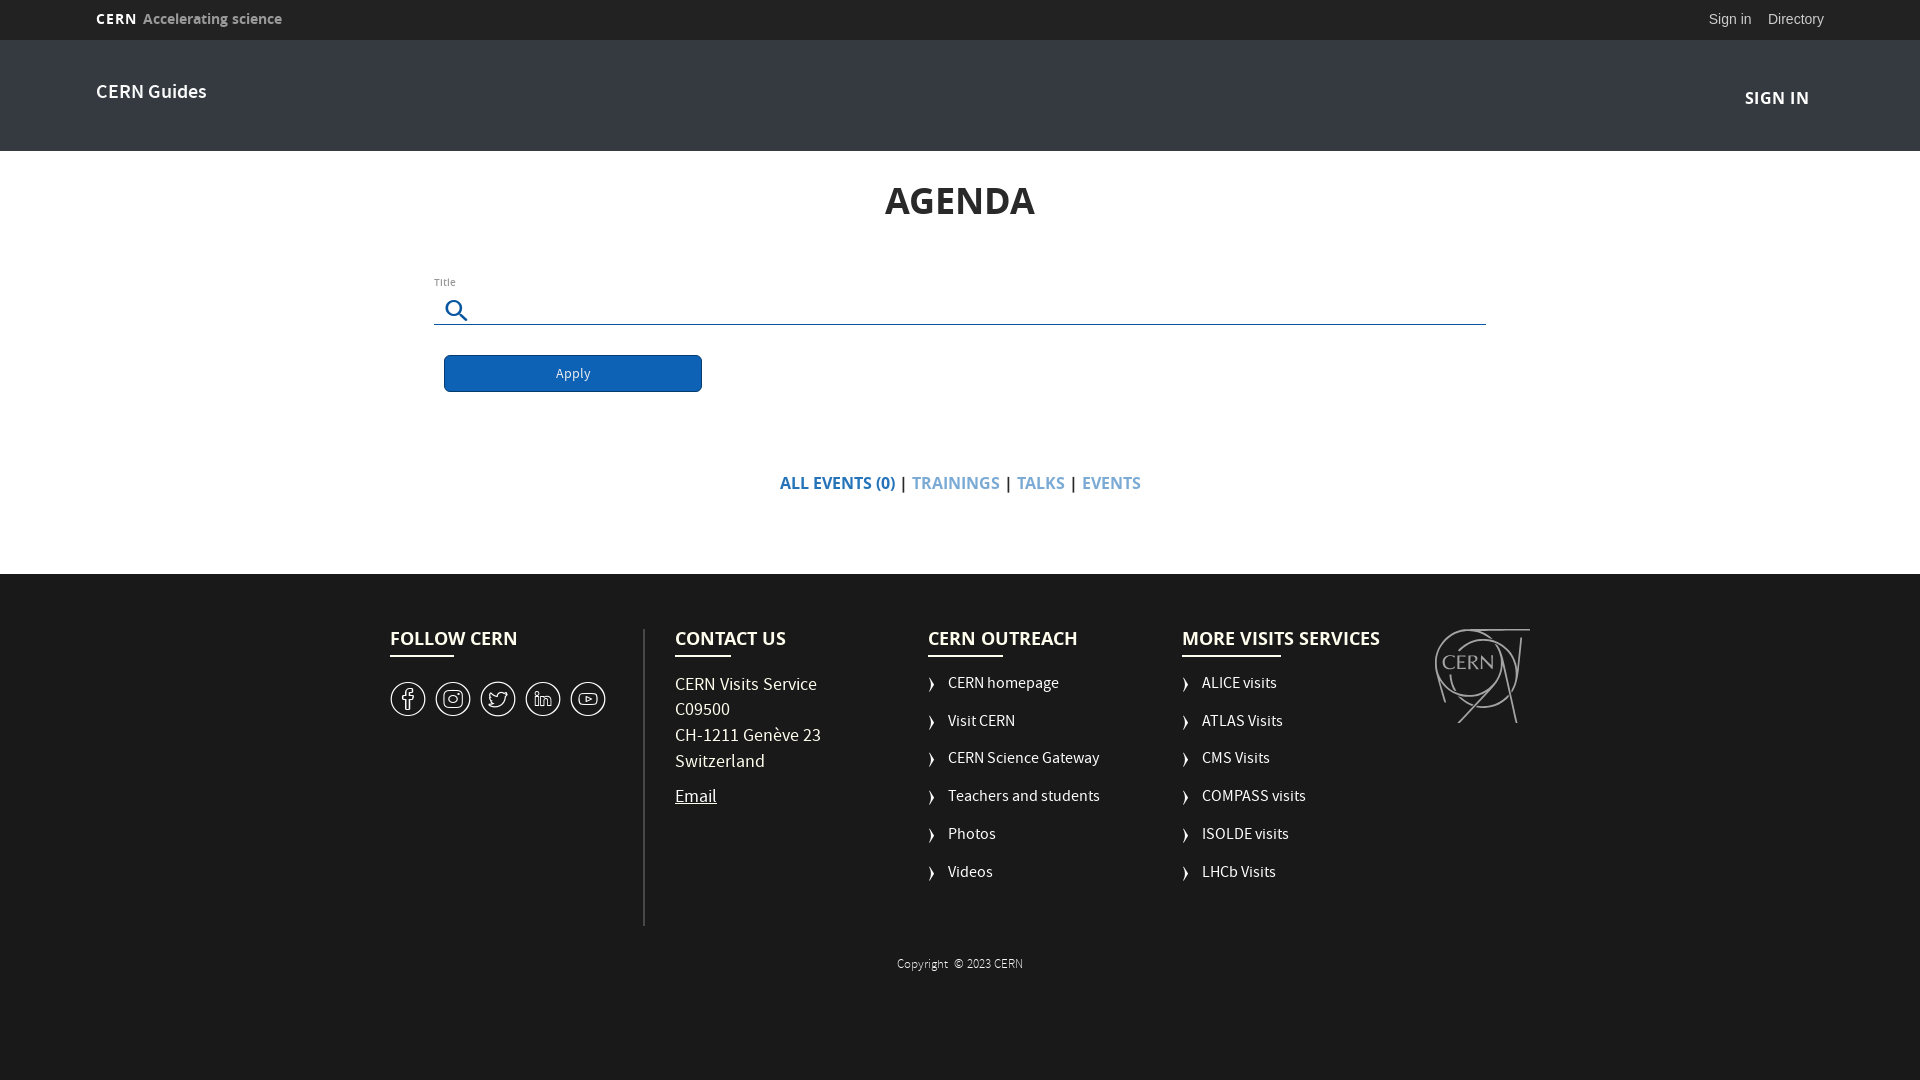  I want to click on 'Teachers and students', so click(1013, 805).